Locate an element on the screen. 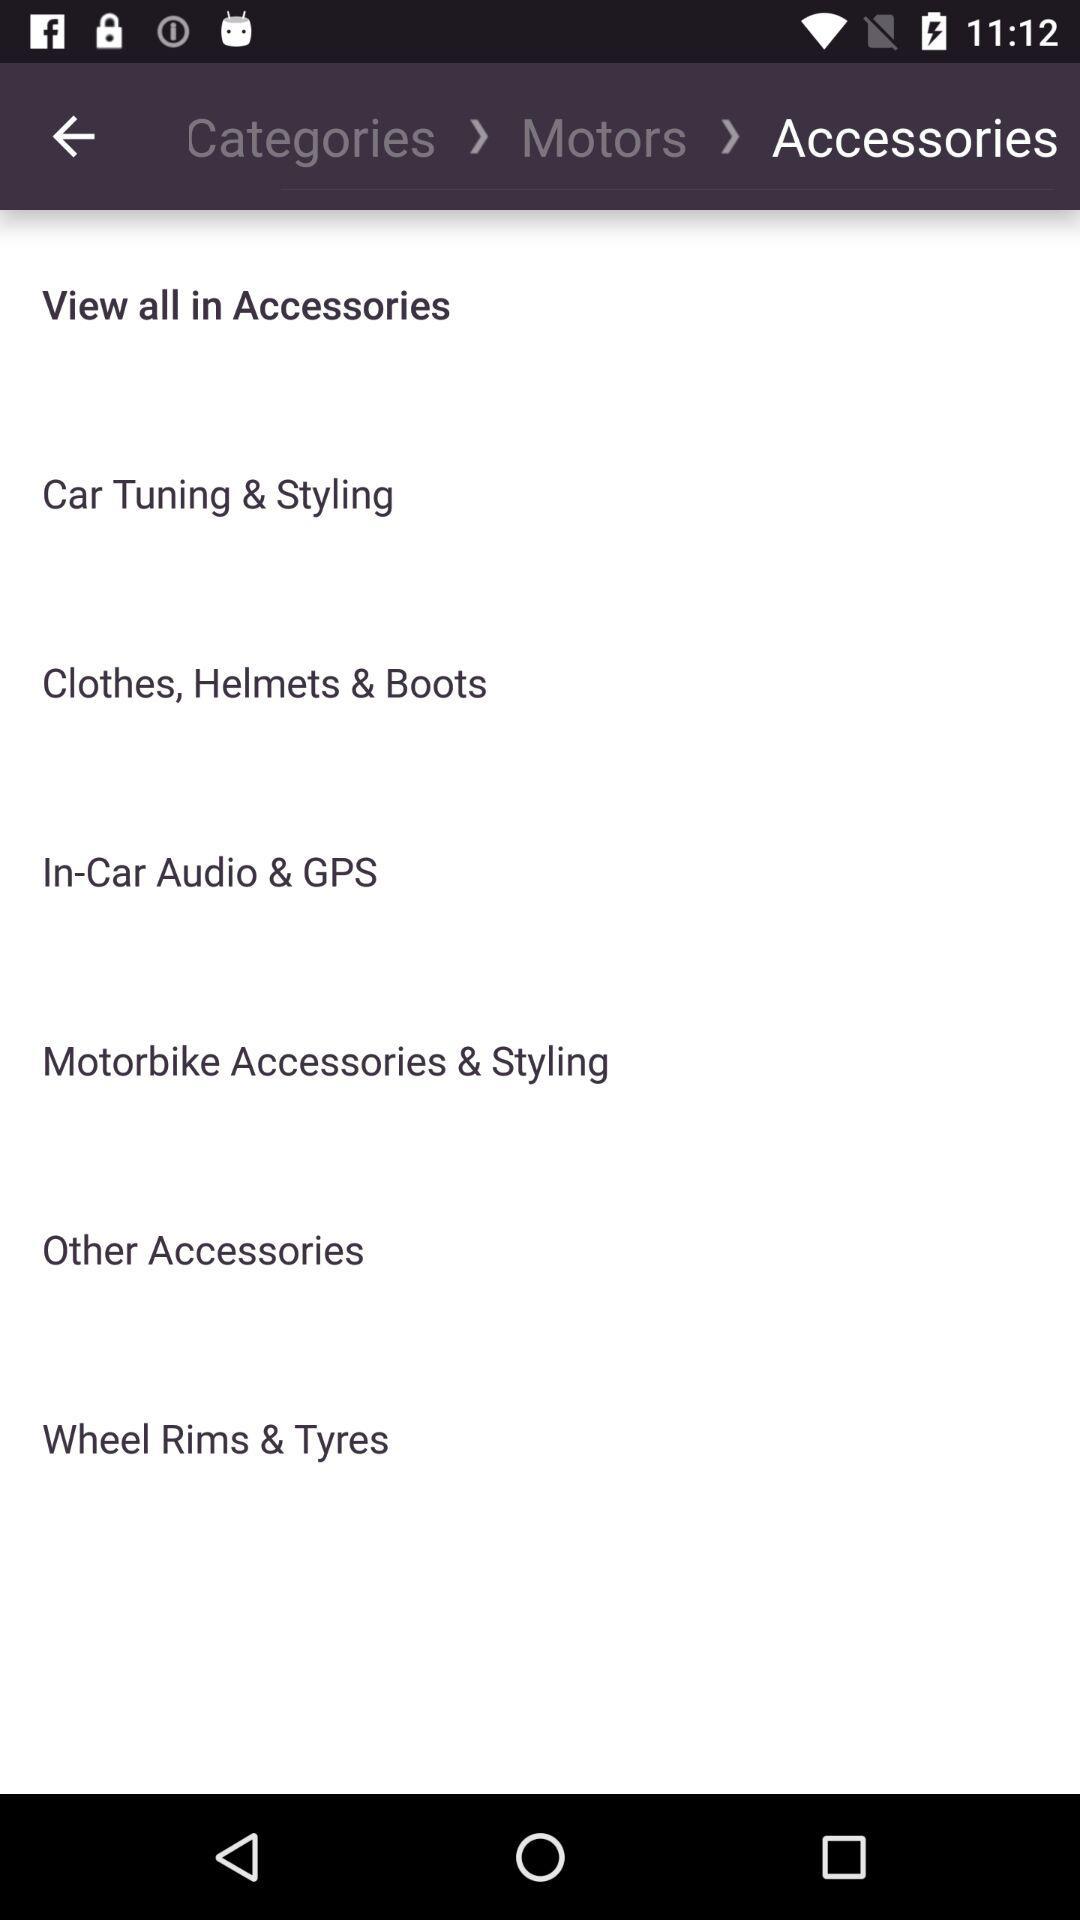 The image size is (1080, 1920). the icon to the left of all categories item is located at coordinates (72, 135).